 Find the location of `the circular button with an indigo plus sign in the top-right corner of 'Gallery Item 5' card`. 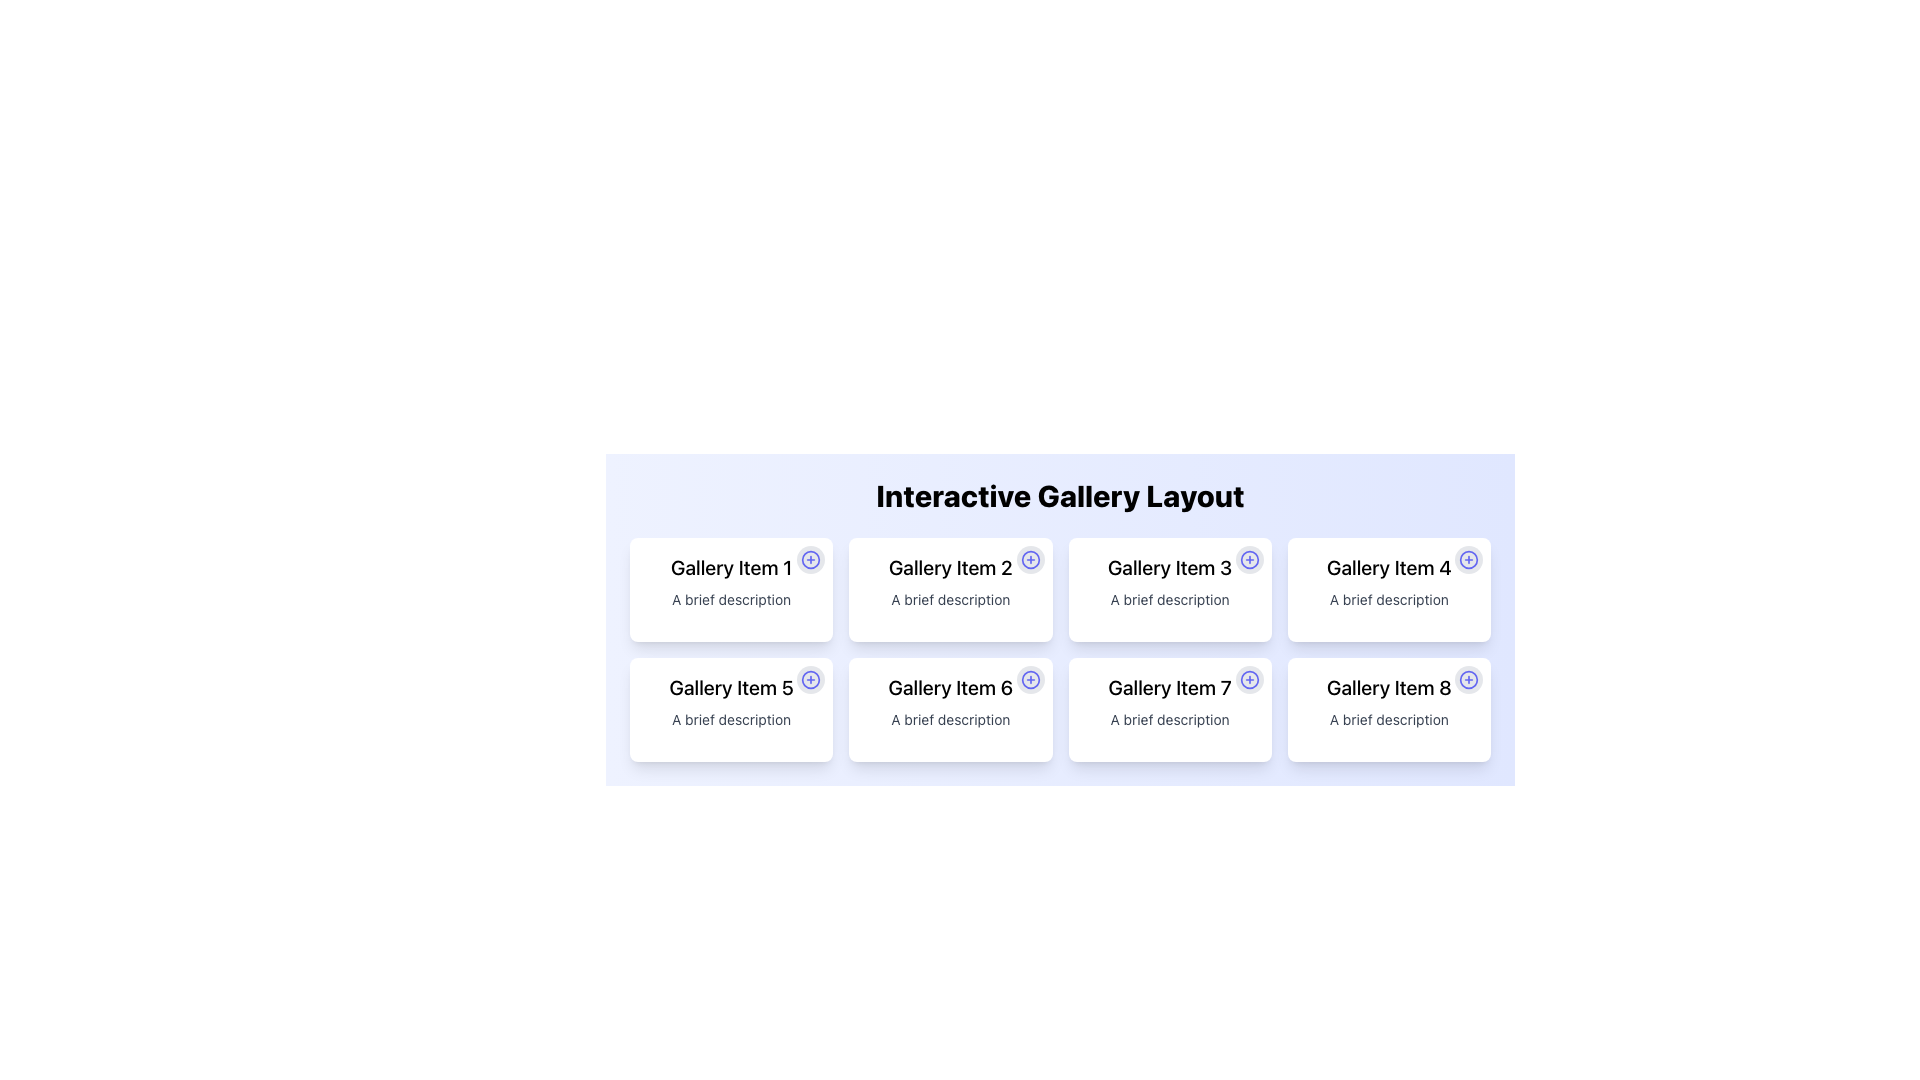

the circular button with an indigo plus sign in the top-right corner of 'Gallery Item 5' card is located at coordinates (811, 678).